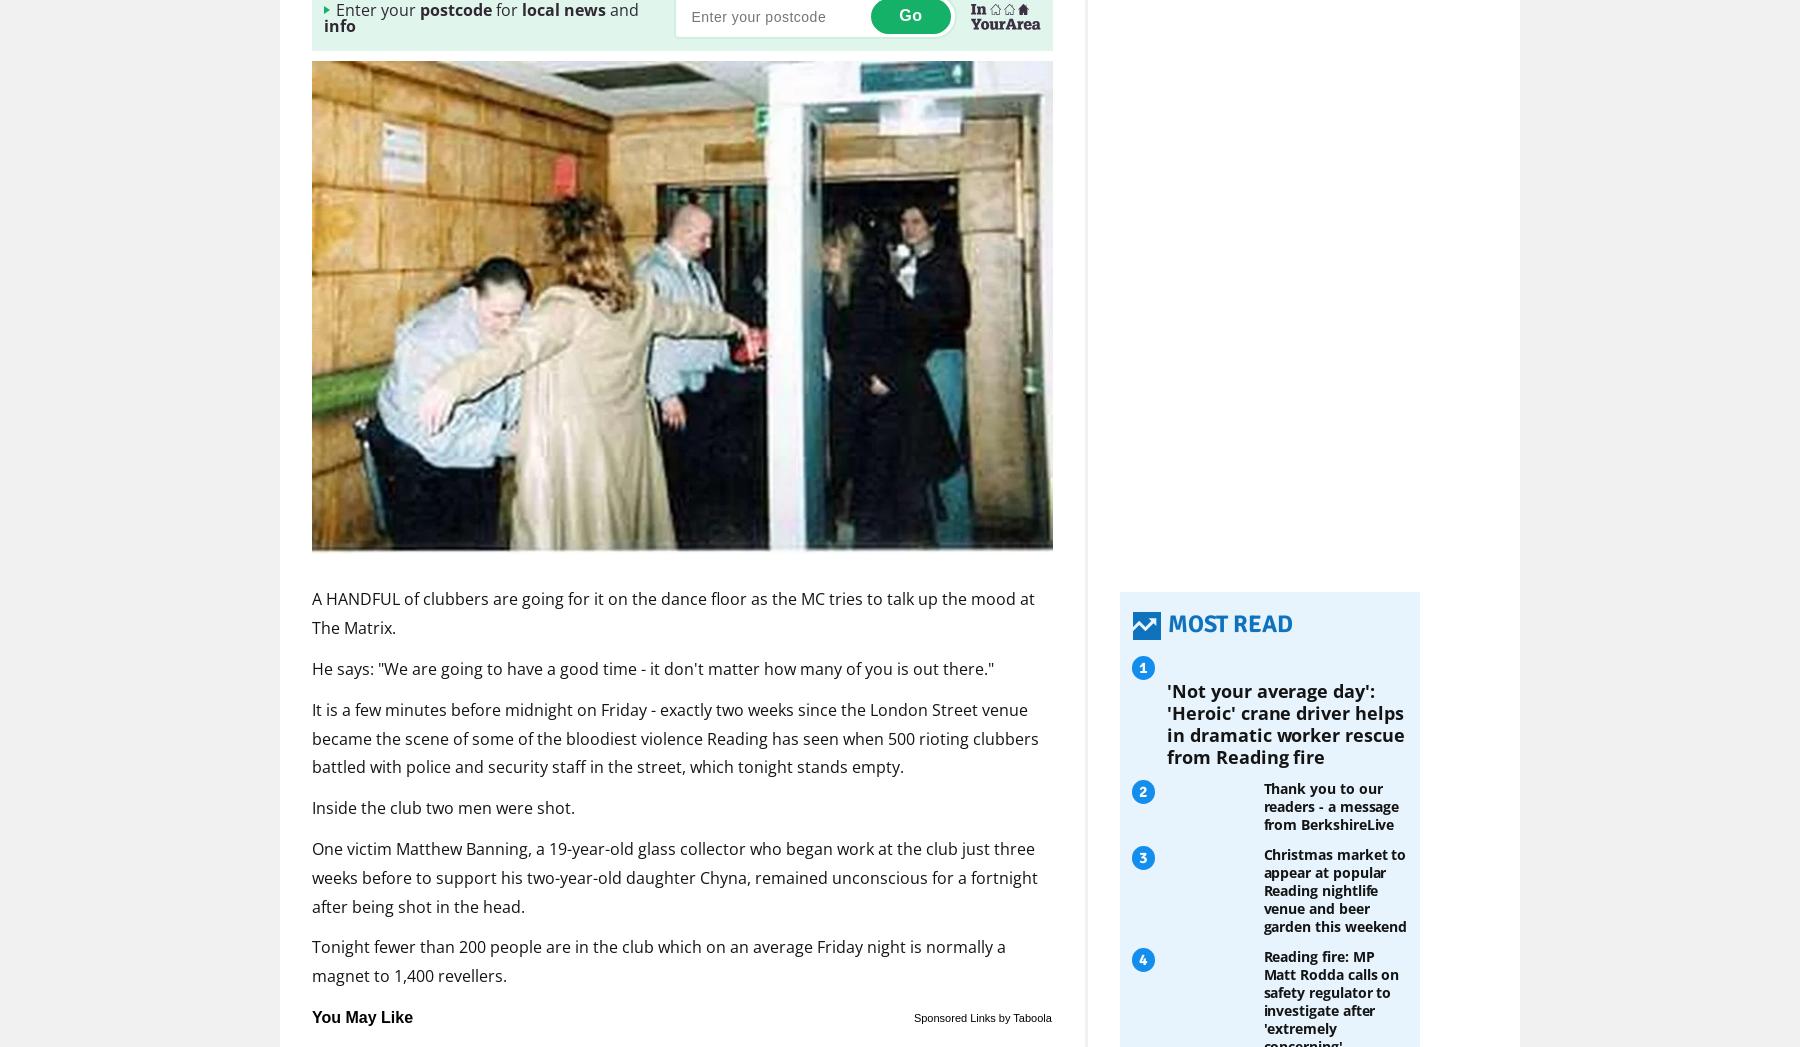 This screenshot has width=1800, height=1047. Describe the element at coordinates (1141, 1014) in the screenshot. I see `'3'` at that location.